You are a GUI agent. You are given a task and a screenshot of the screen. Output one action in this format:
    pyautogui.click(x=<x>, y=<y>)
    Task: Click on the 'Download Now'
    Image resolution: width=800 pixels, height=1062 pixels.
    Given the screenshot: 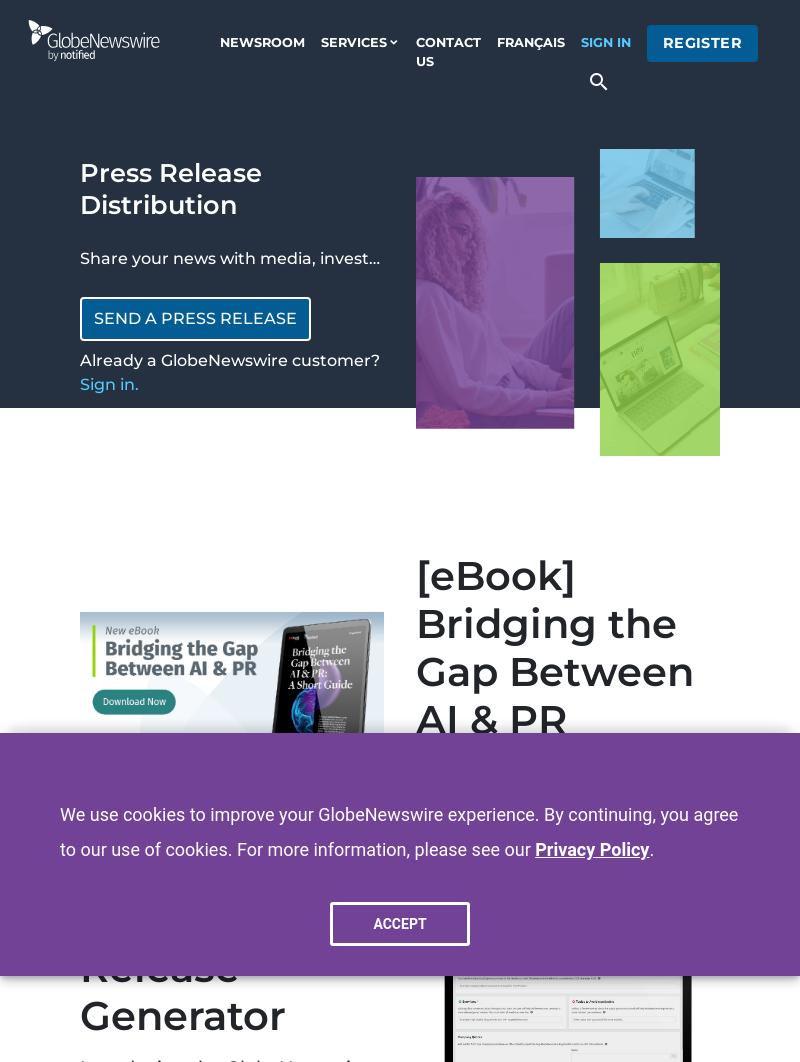 What is the action you would take?
    pyautogui.click(x=487, y=811)
    